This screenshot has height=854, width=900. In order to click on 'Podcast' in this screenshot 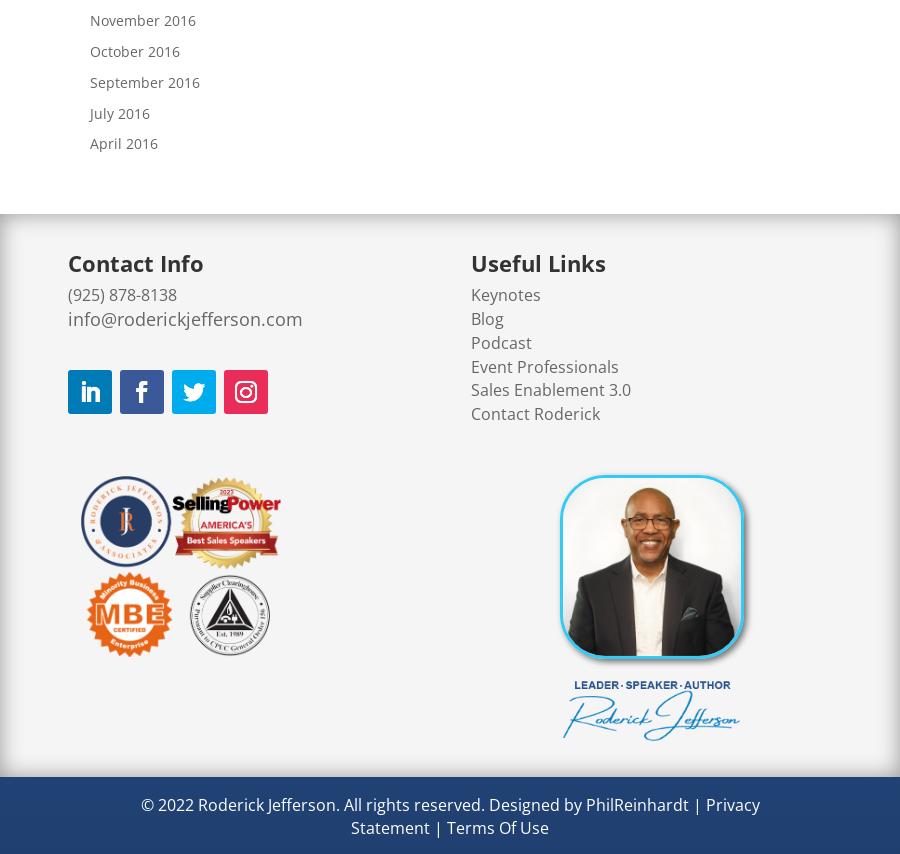, I will do `click(500, 342)`.